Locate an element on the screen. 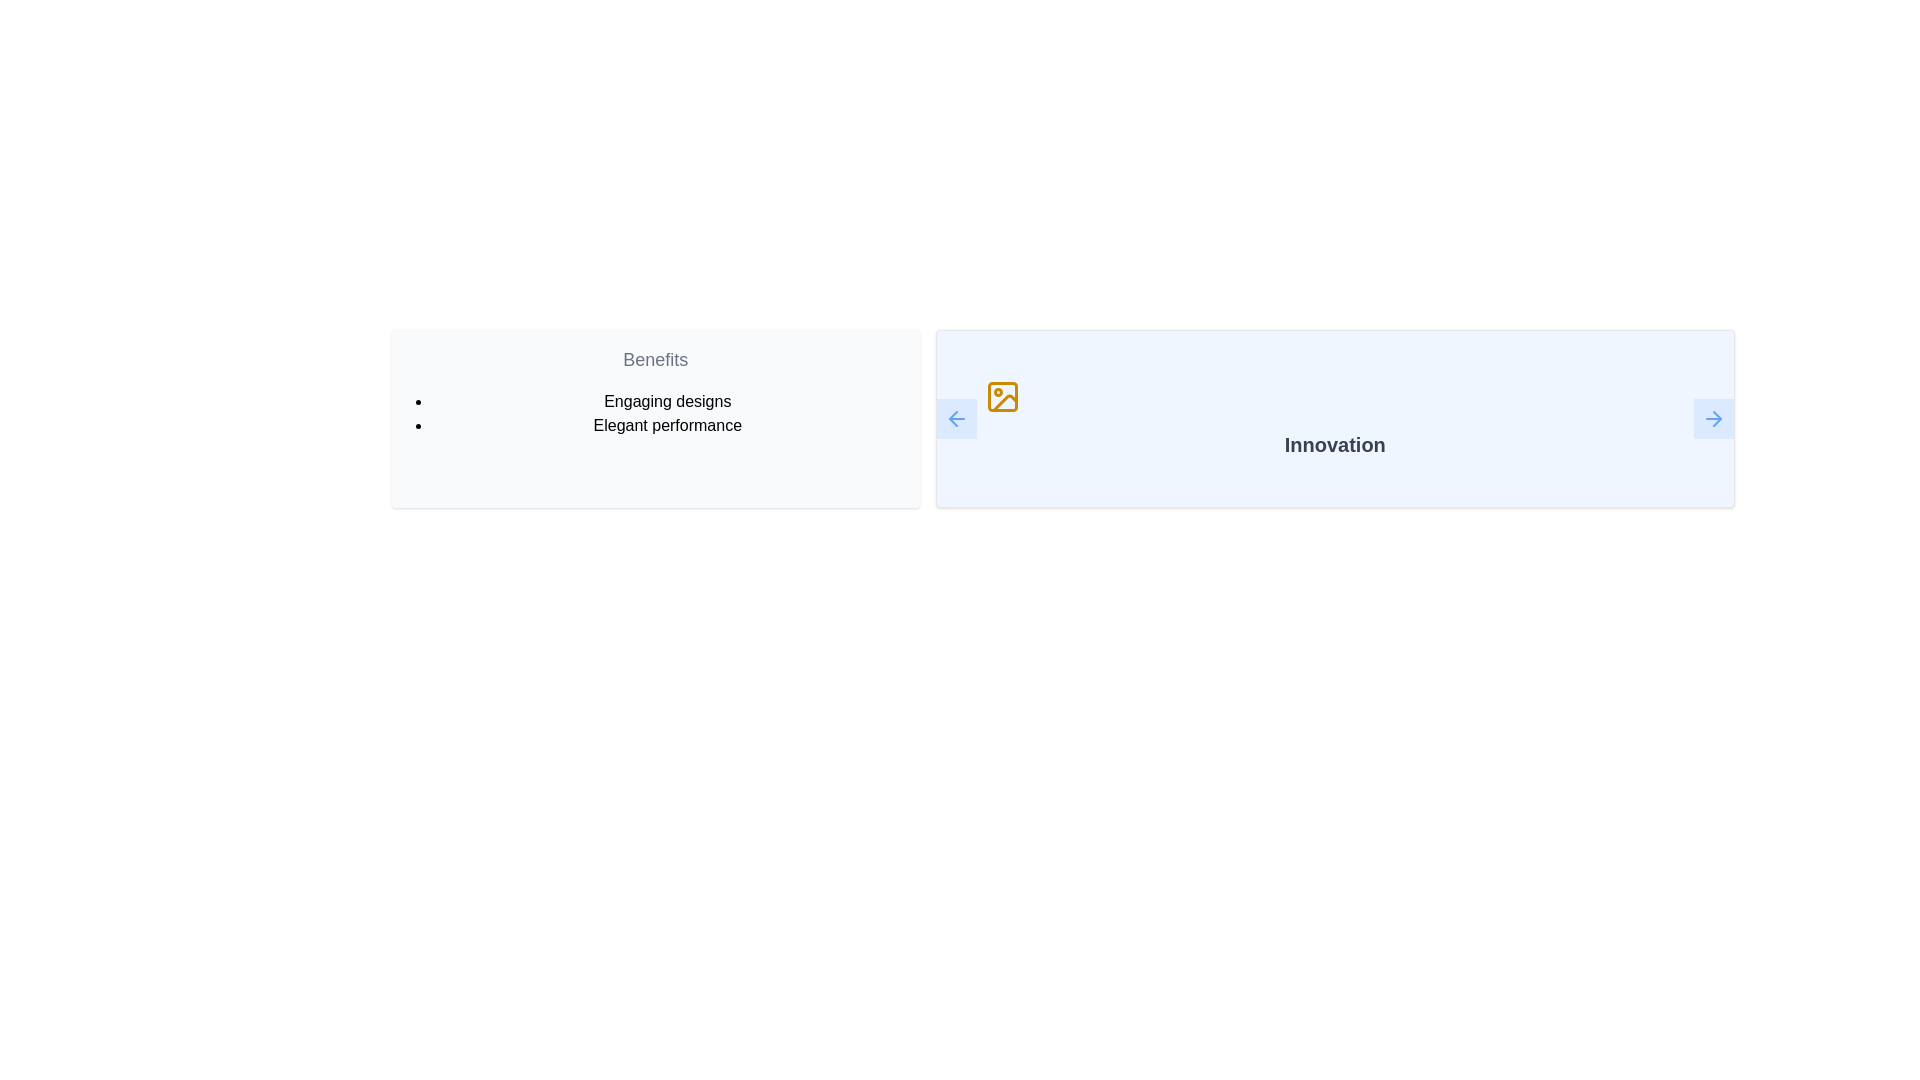 The image size is (1920, 1080). the left blue button with an arrow icon pointing to the left is located at coordinates (955, 418).